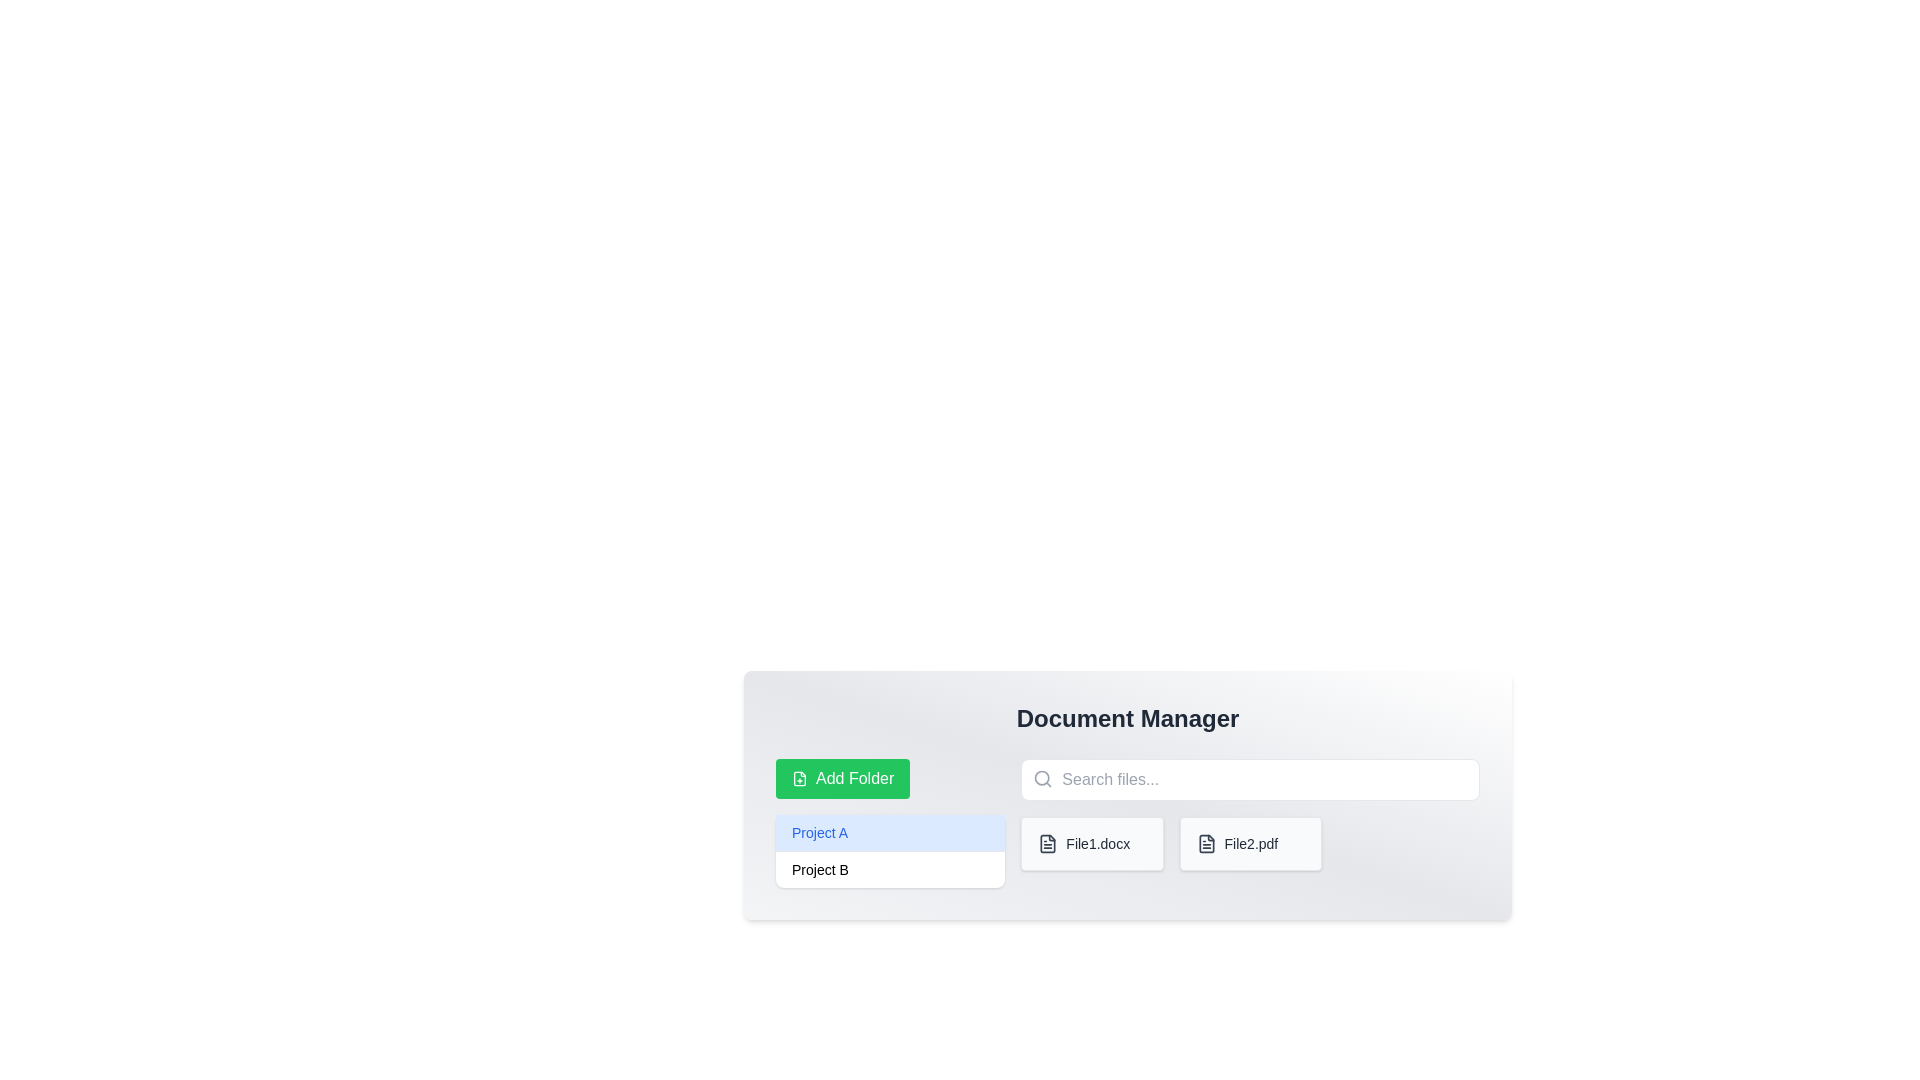 This screenshot has height=1080, width=1920. I want to click on the static text label displaying 'File2.pdf' which is located in the middle-right of the Document Manager interface, so click(1250, 844).